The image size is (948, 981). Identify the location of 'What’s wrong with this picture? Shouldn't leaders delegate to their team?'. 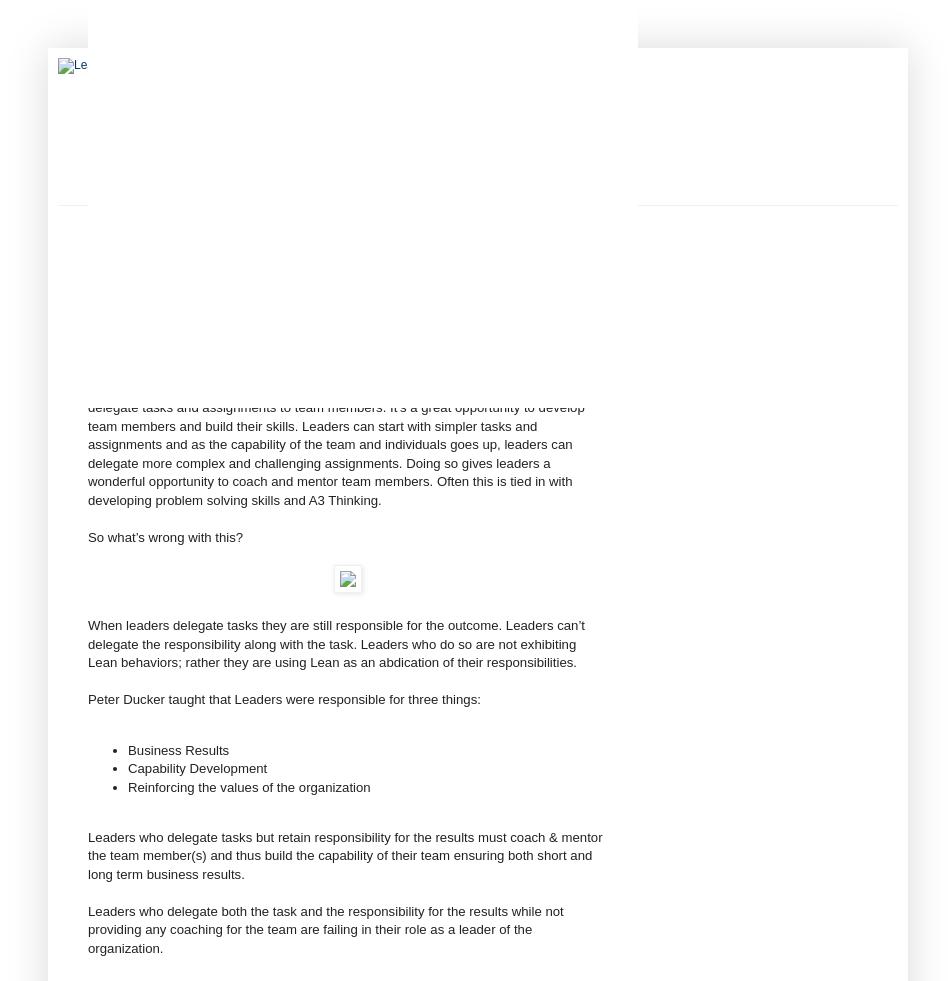
(300, 350).